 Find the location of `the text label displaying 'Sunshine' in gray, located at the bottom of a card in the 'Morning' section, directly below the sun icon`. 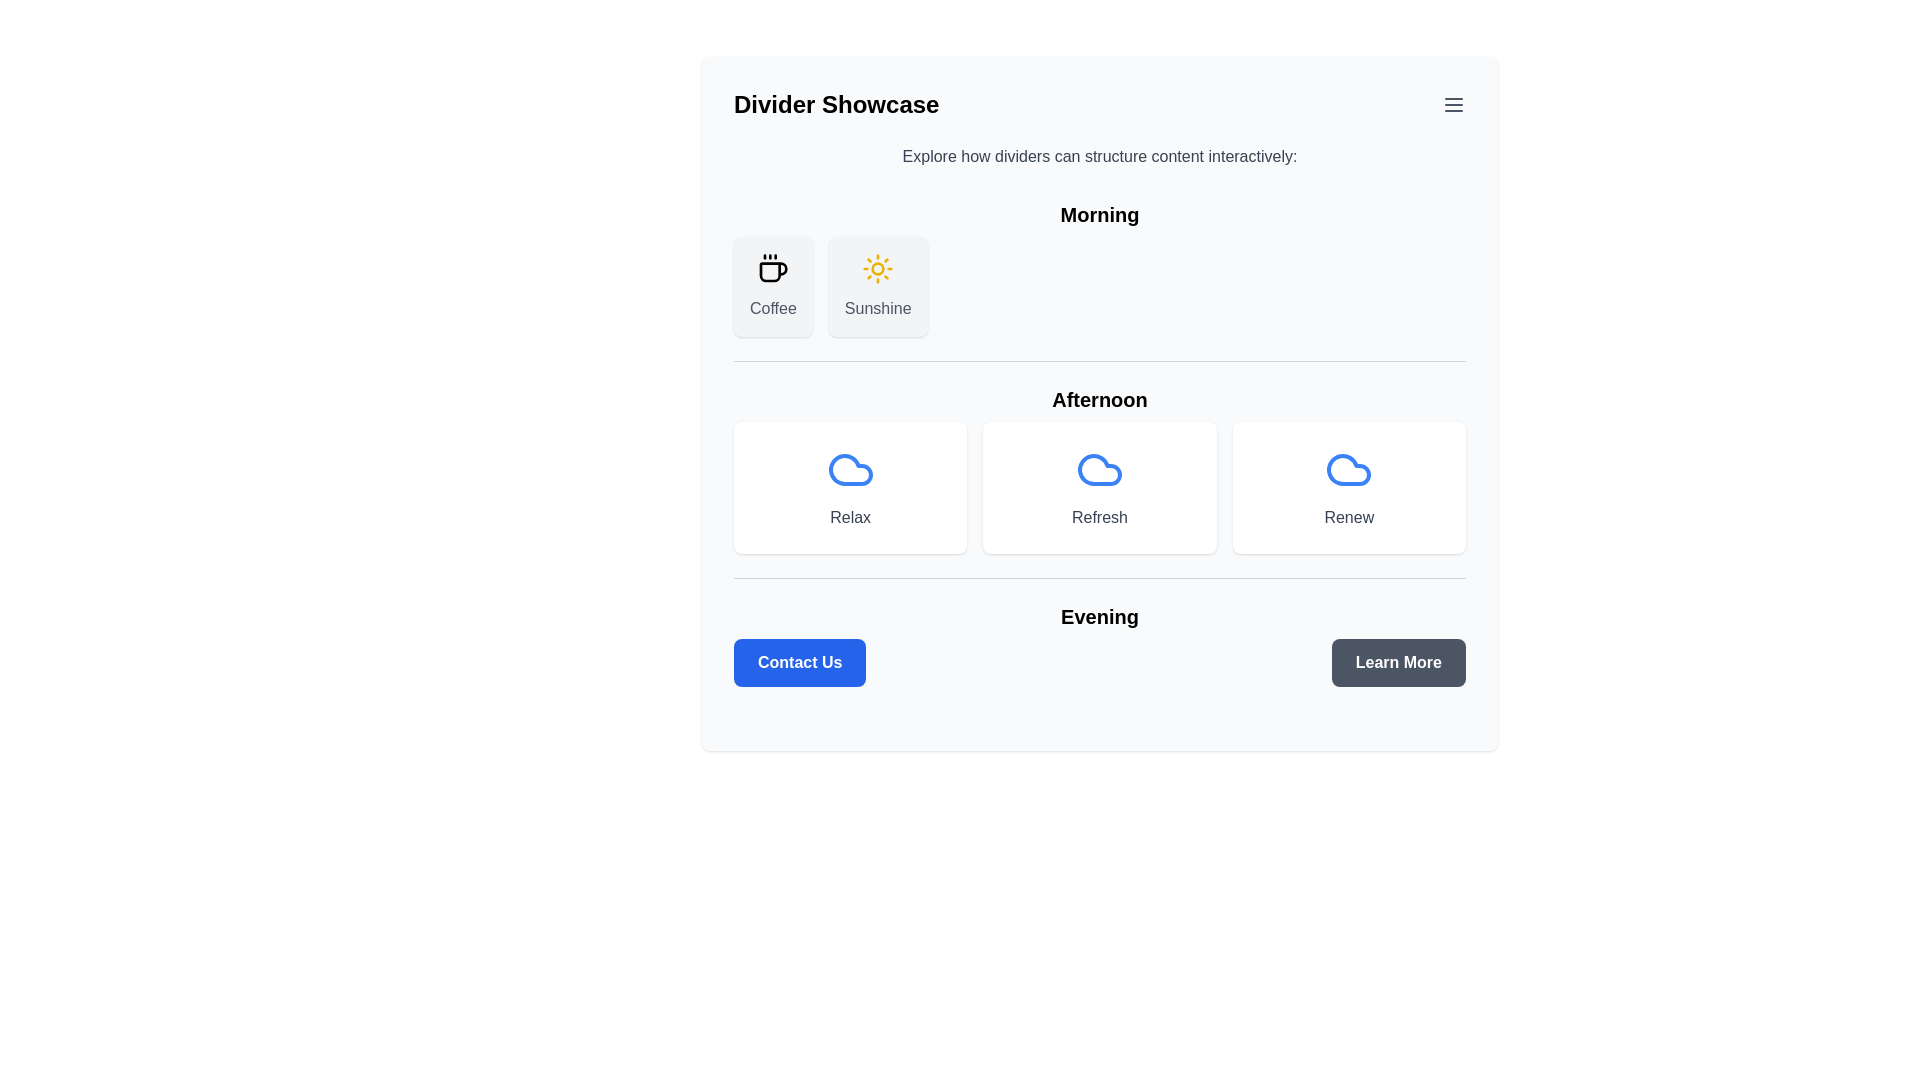

the text label displaying 'Sunshine' in gray, located at the bottom of a card in the 'Morning' section, directly below the sun icon is located at coordinates (878, 308).